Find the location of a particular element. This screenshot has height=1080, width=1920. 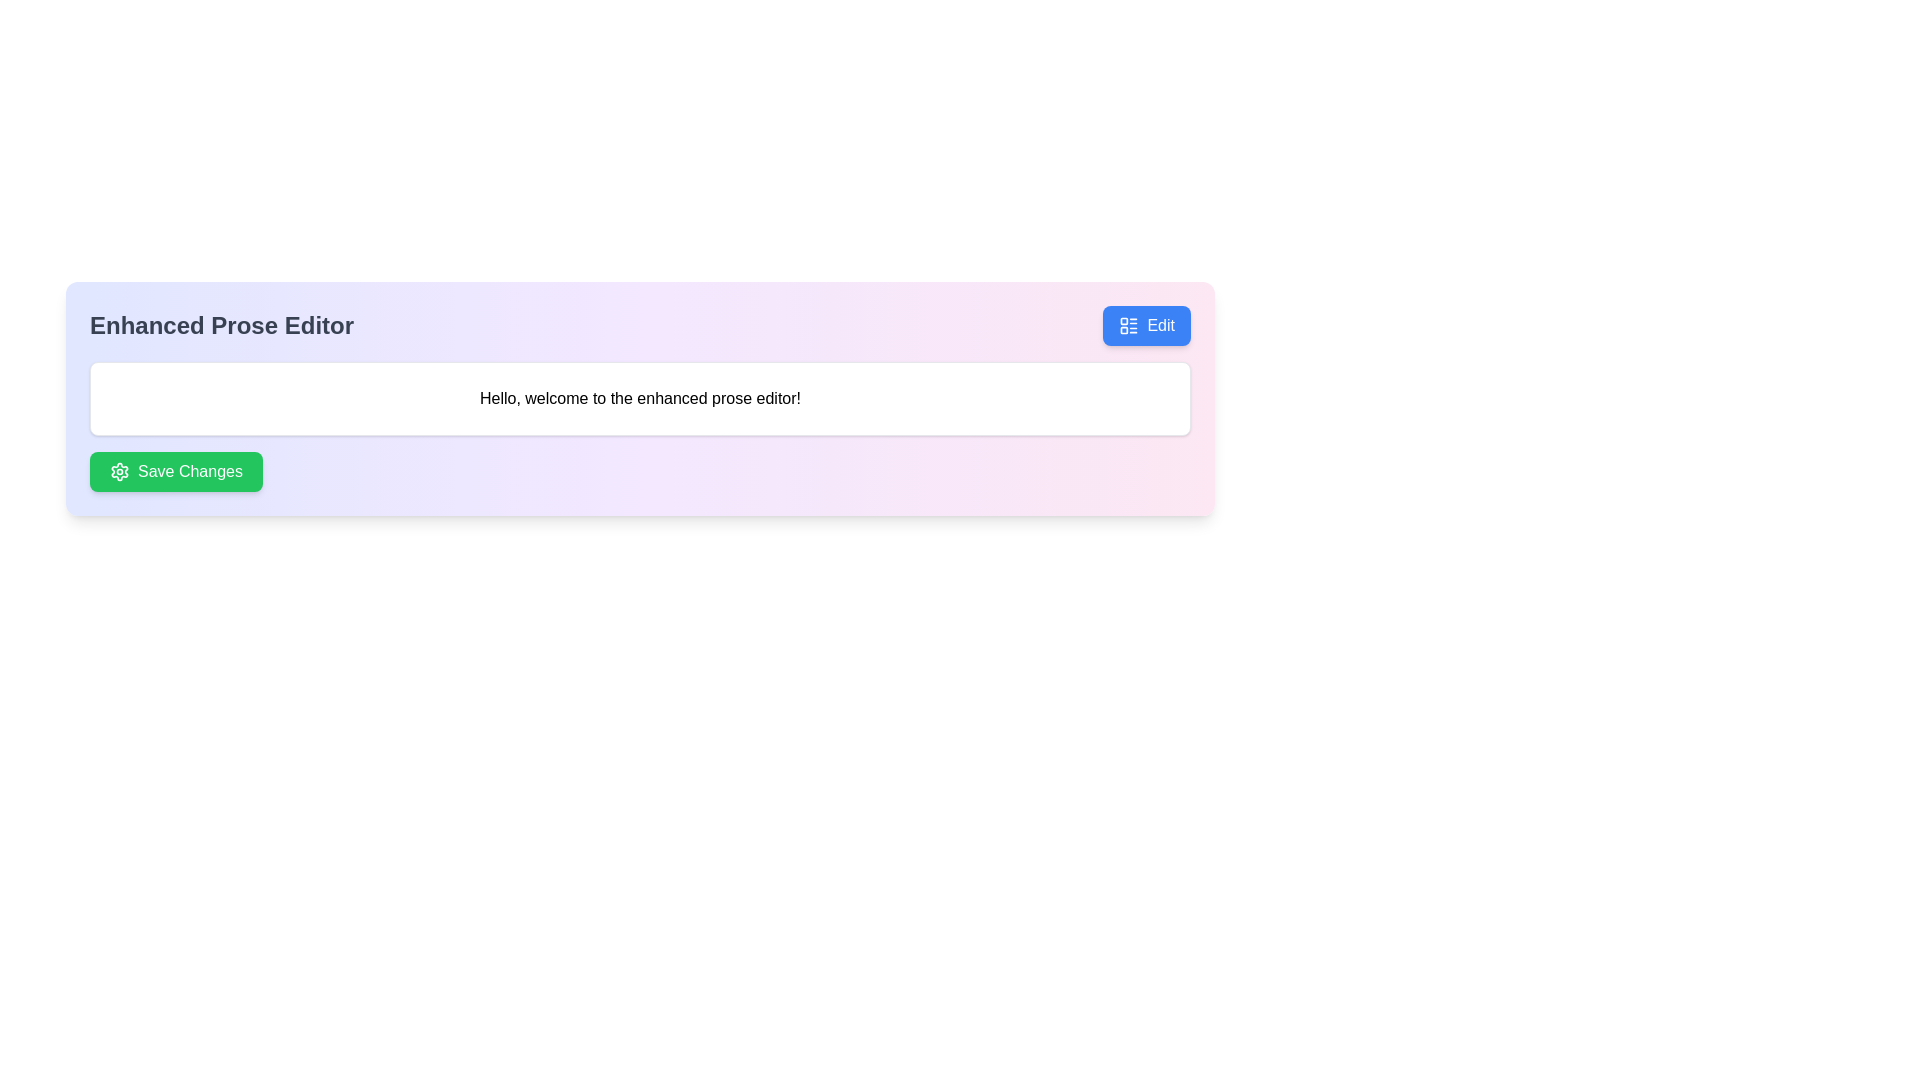

the green cogwheel icon located to the left of the 'Save Changes' button is located at coordinates (119, 471).